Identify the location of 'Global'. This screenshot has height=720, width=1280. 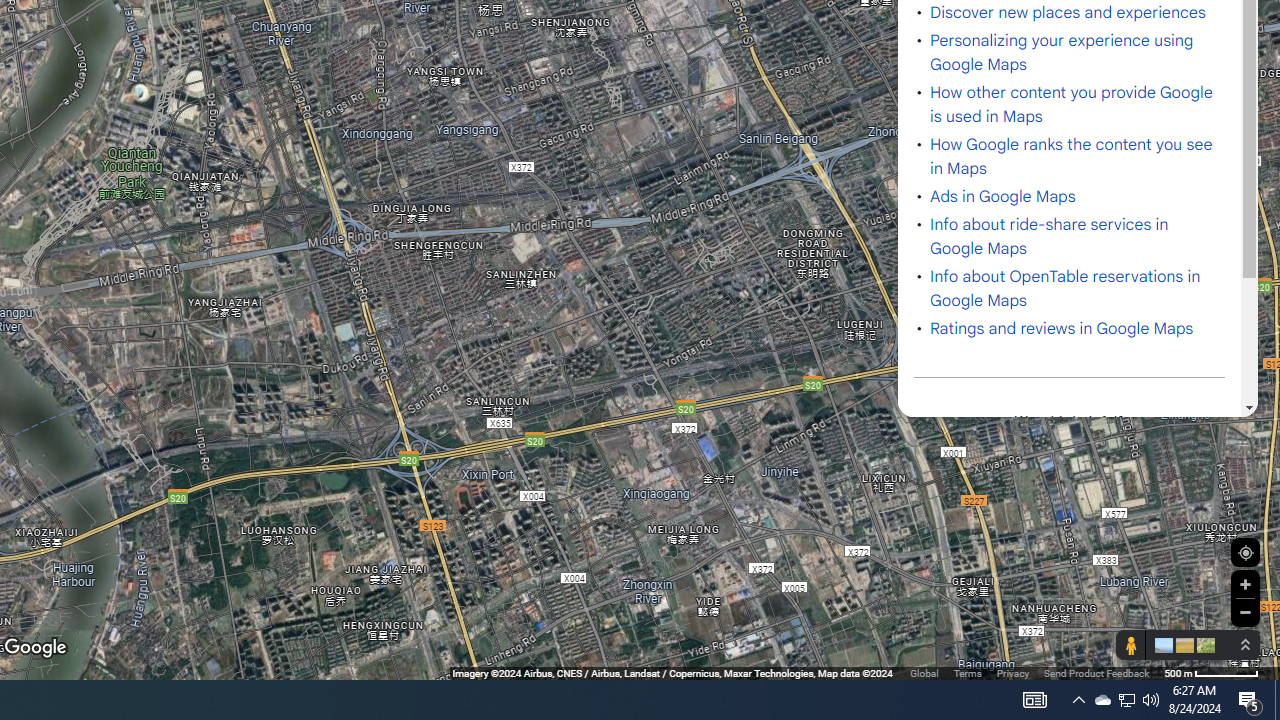
(923, 673).